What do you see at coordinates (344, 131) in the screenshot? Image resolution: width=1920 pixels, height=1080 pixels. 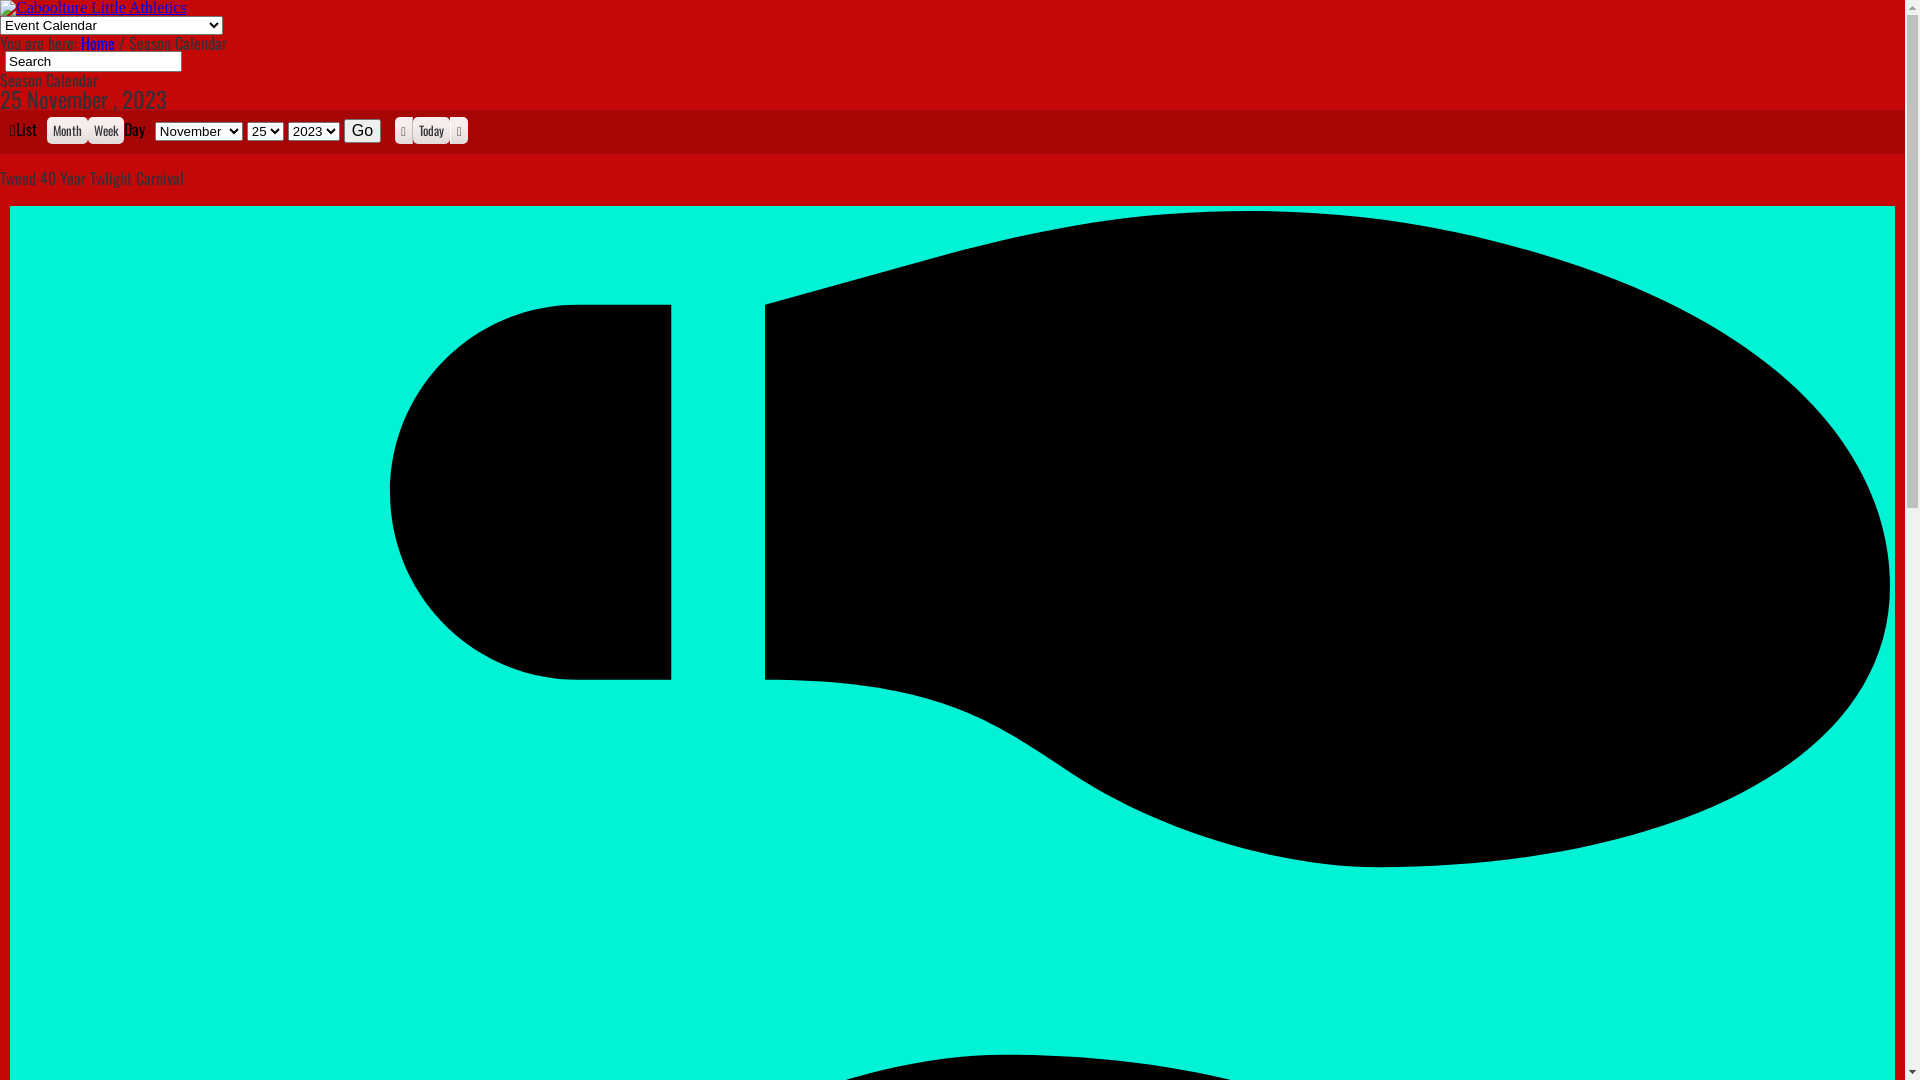 I see `'Go'` at bounding box center [344, 131].